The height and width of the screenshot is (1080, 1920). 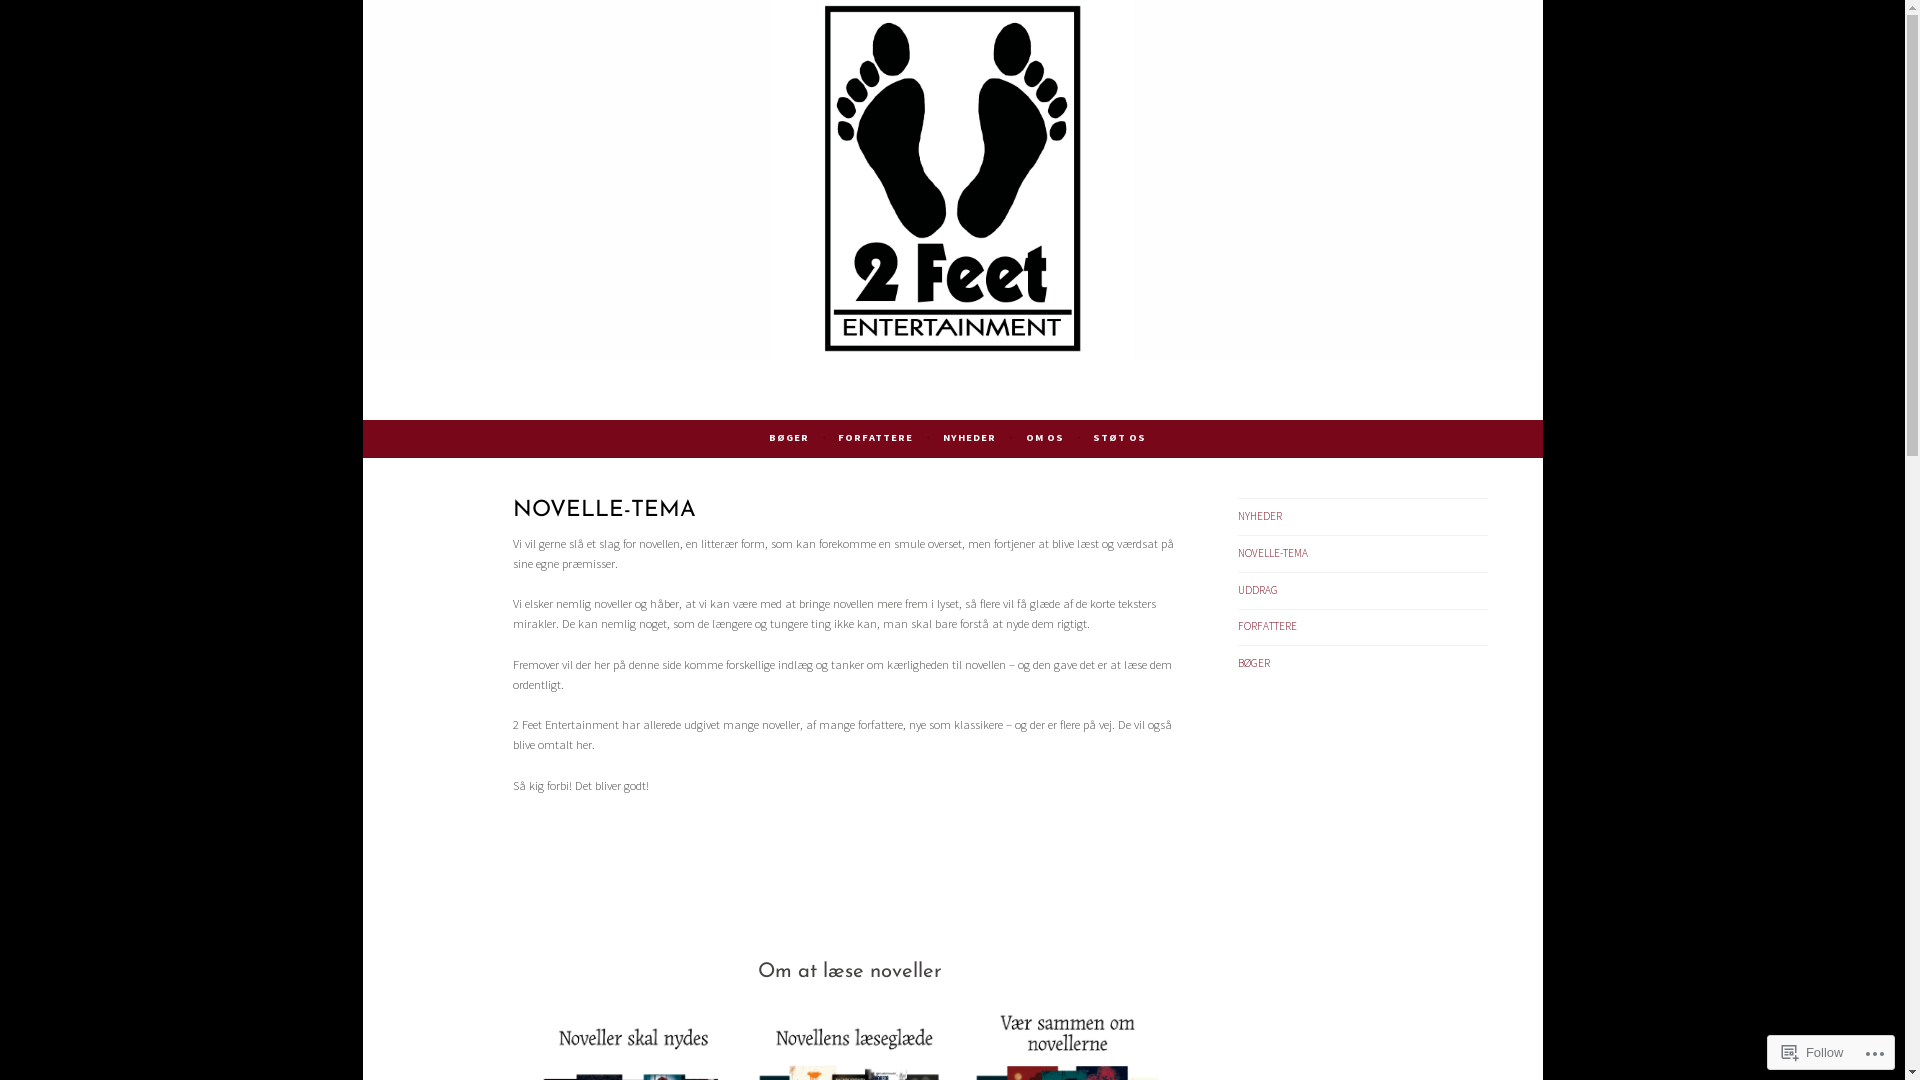 What do you see at coordinates (514, 401) in the screenshot?
I see `'2 Feet Entertainment'` at bounding box center [514, 401].